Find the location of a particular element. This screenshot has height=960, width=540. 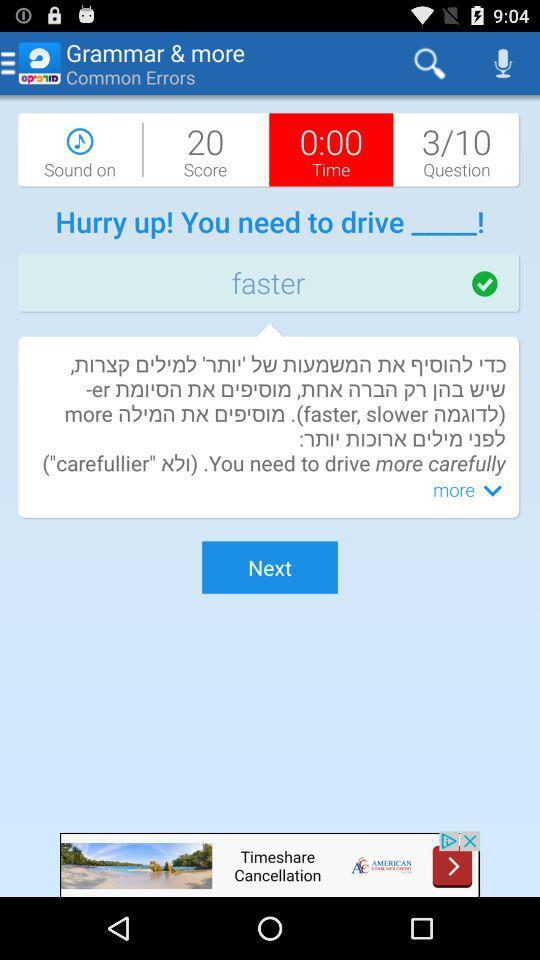

advertising is located at coordinates (270, 863).